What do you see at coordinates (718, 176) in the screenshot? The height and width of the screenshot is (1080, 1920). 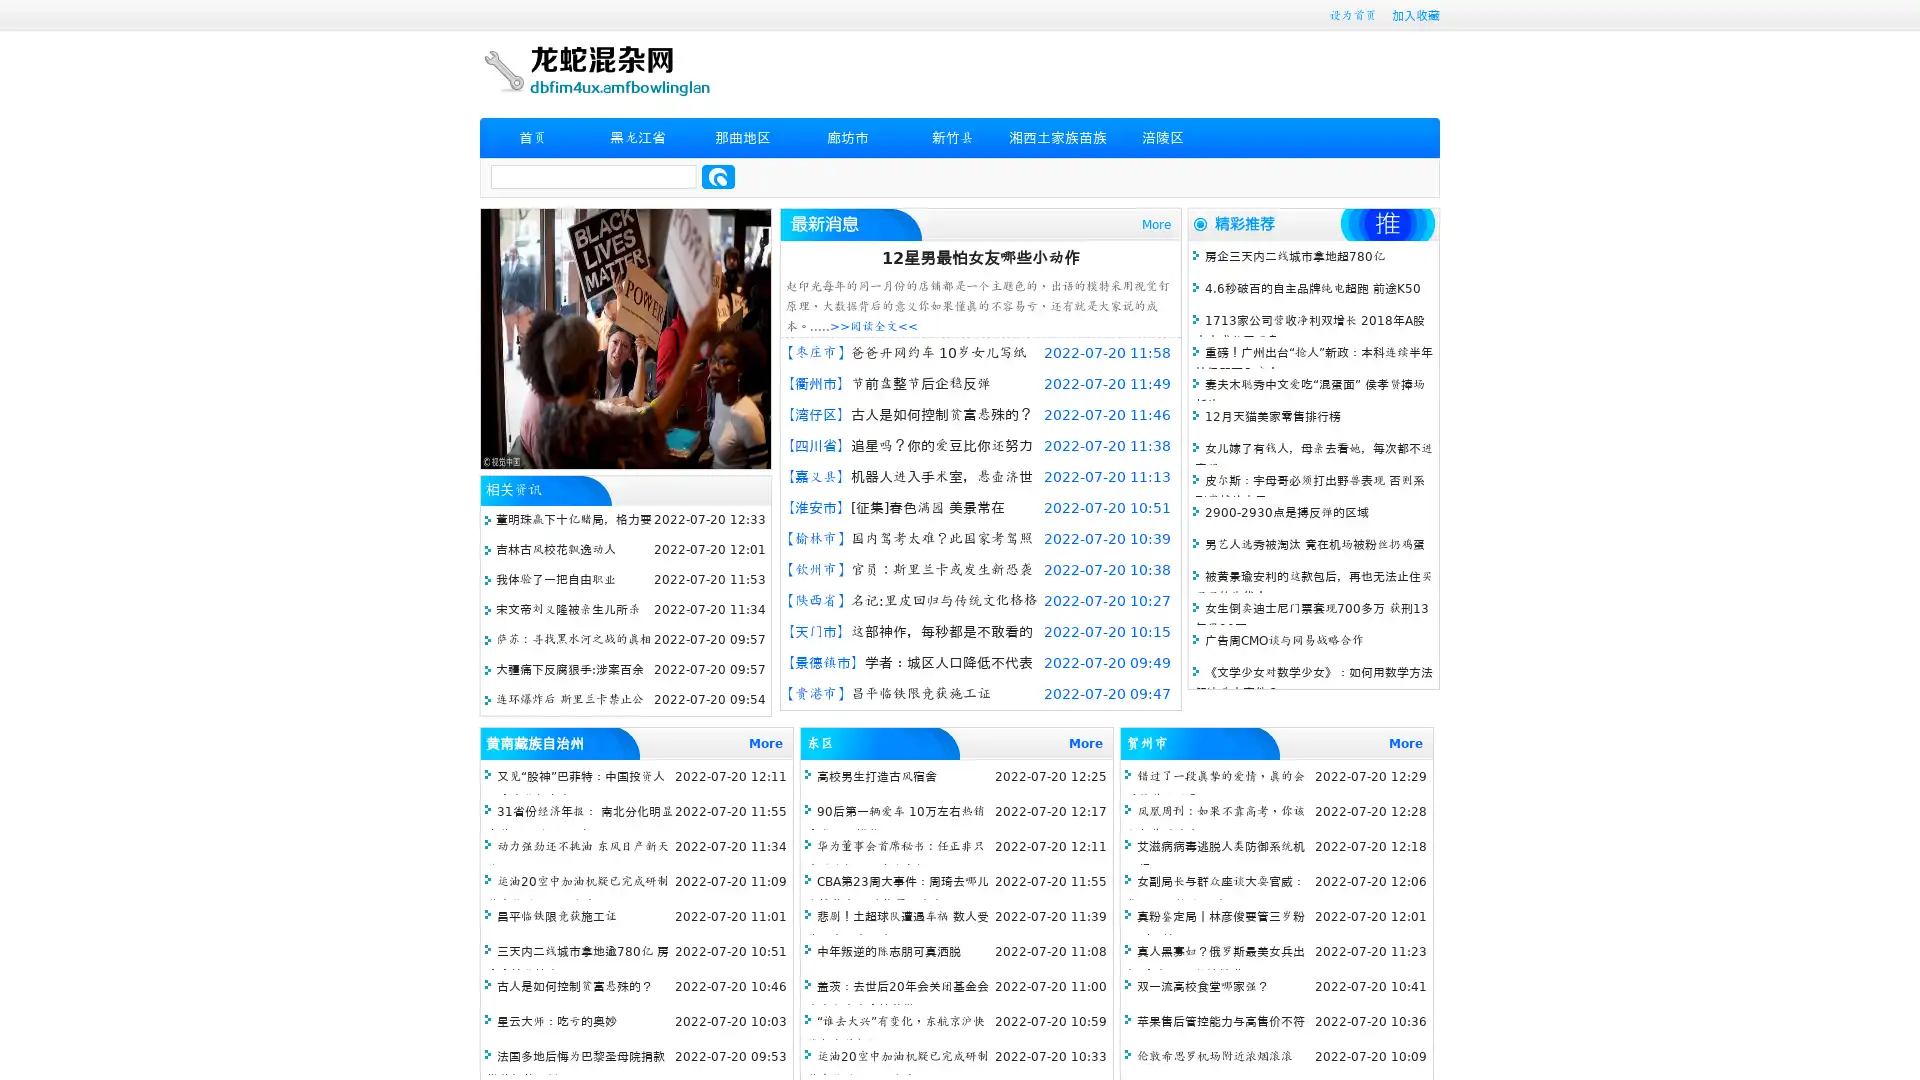 I see `Search` at bounding box center [718, 176].